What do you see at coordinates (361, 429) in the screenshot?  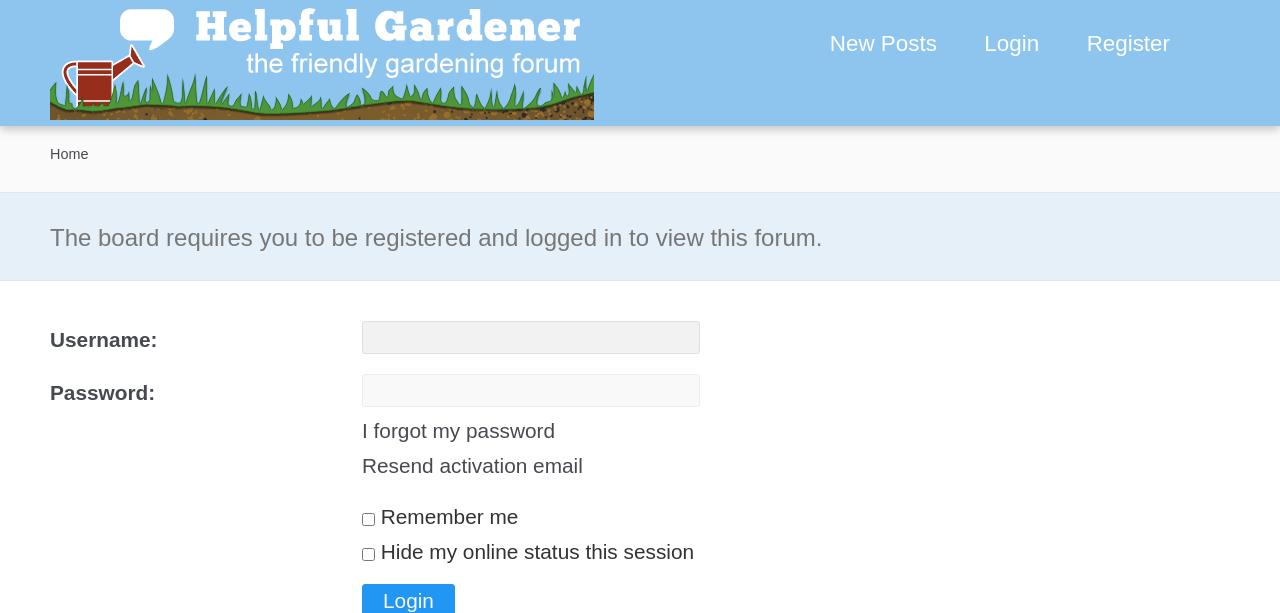 I see `'I forgot my password'` at bounding box center [361, 429].